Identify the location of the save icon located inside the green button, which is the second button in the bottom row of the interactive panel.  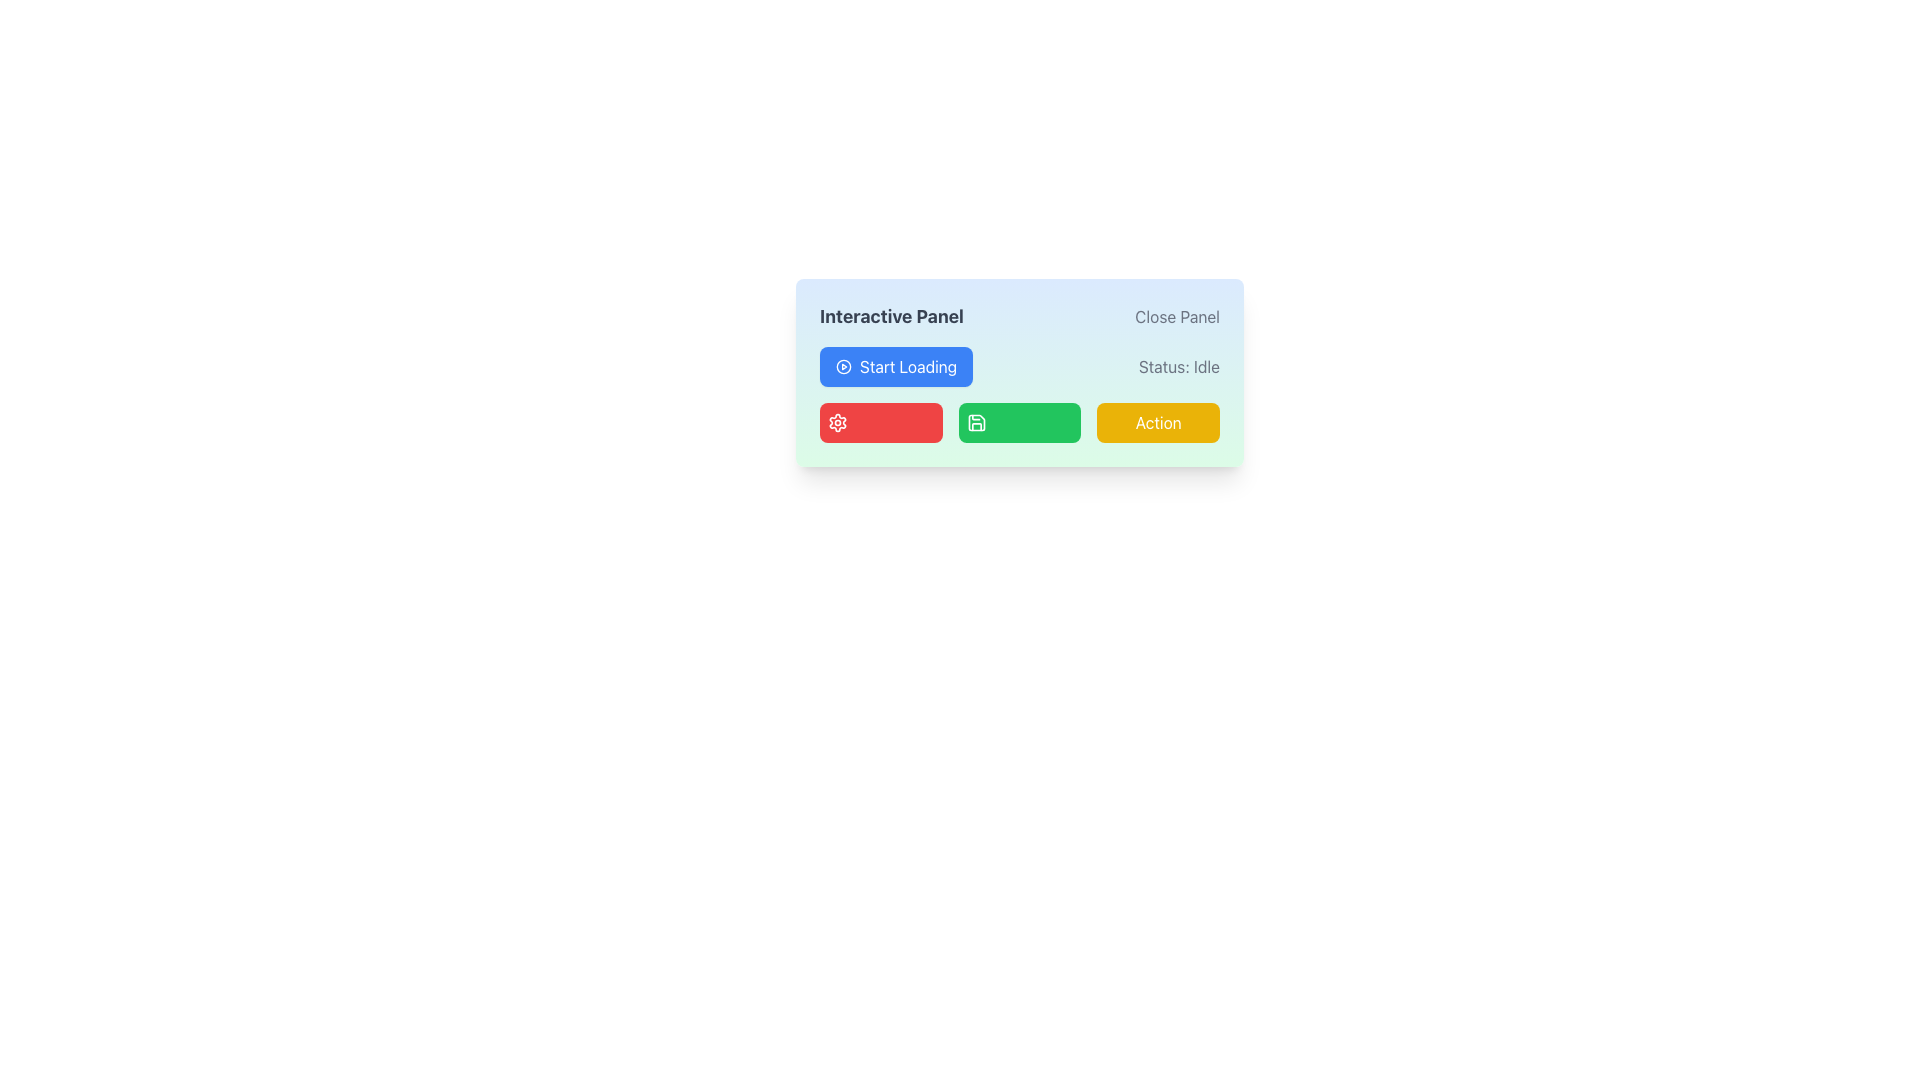
(976, 422).